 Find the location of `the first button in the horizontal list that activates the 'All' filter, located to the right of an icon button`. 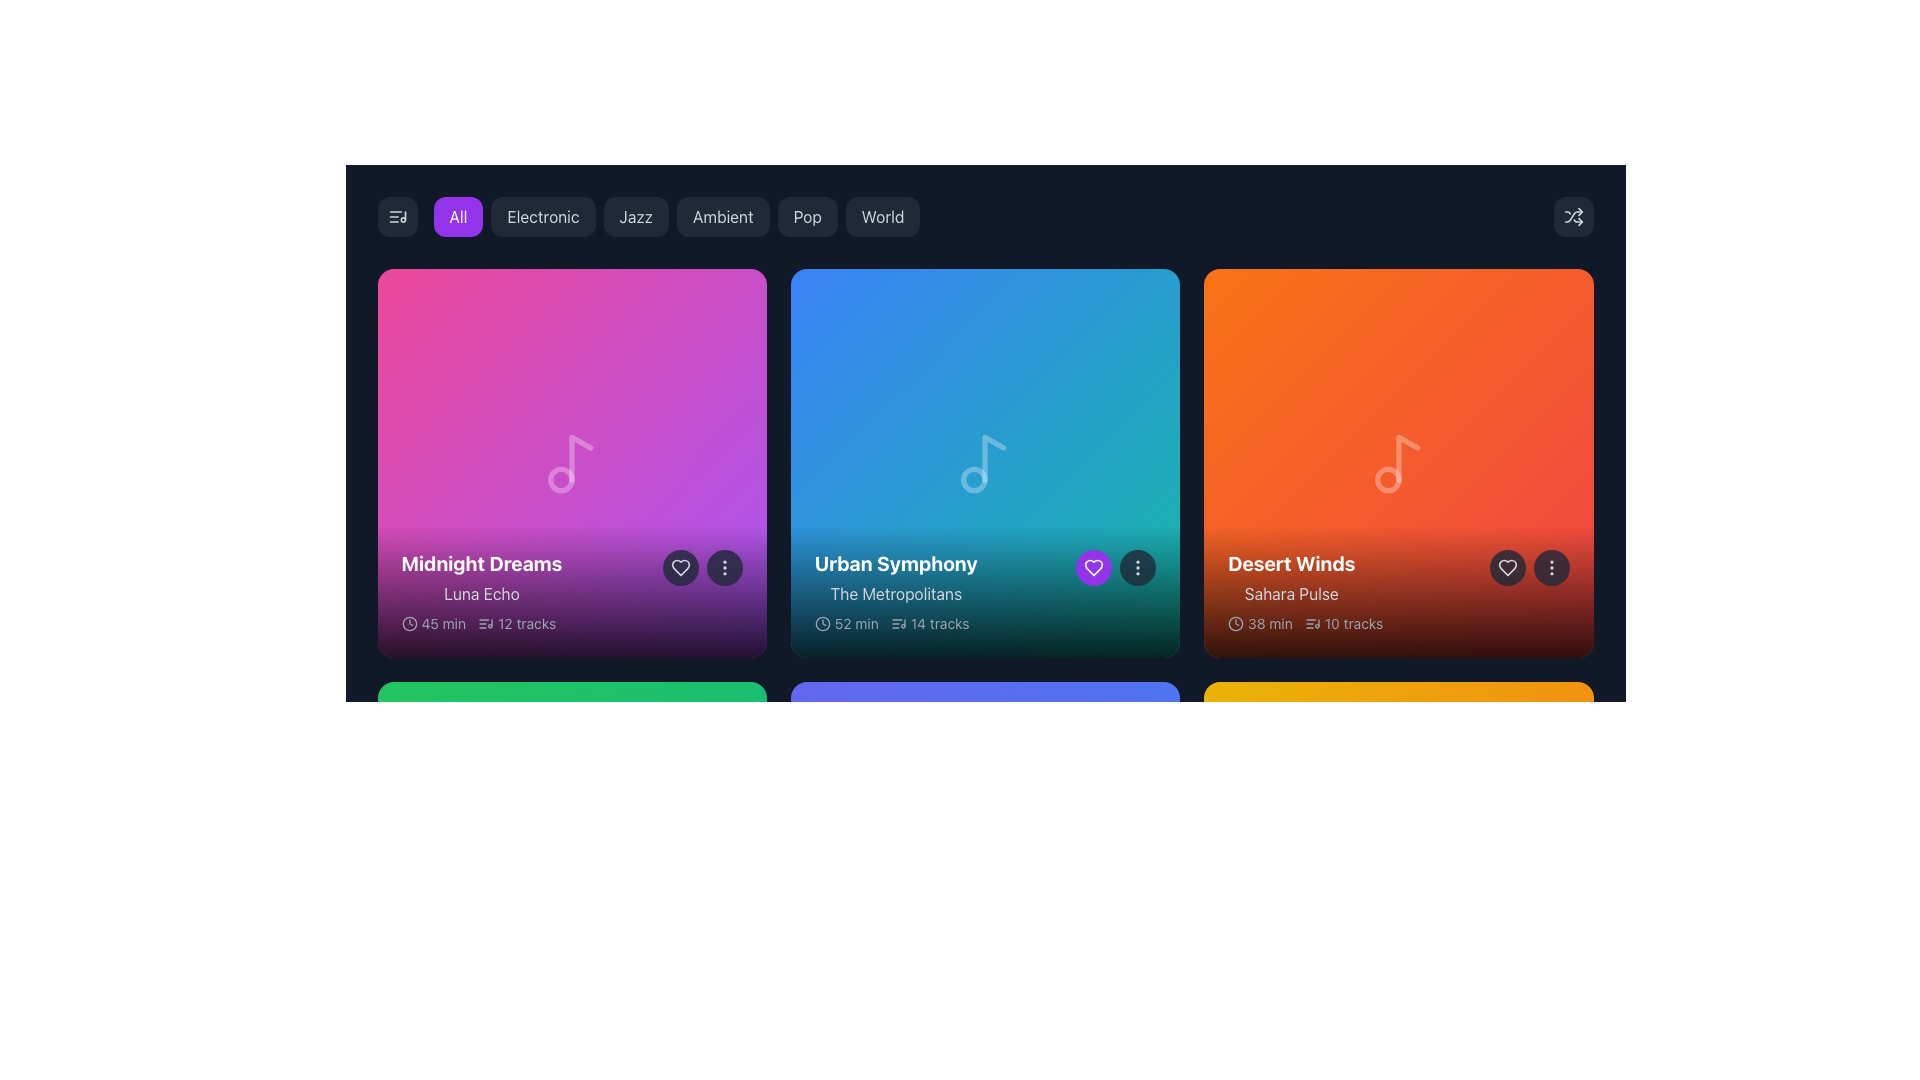

the first button in the horizontal list that activates the 'All' filter, located to the right of an icon button is located at coordinates (457, 216).